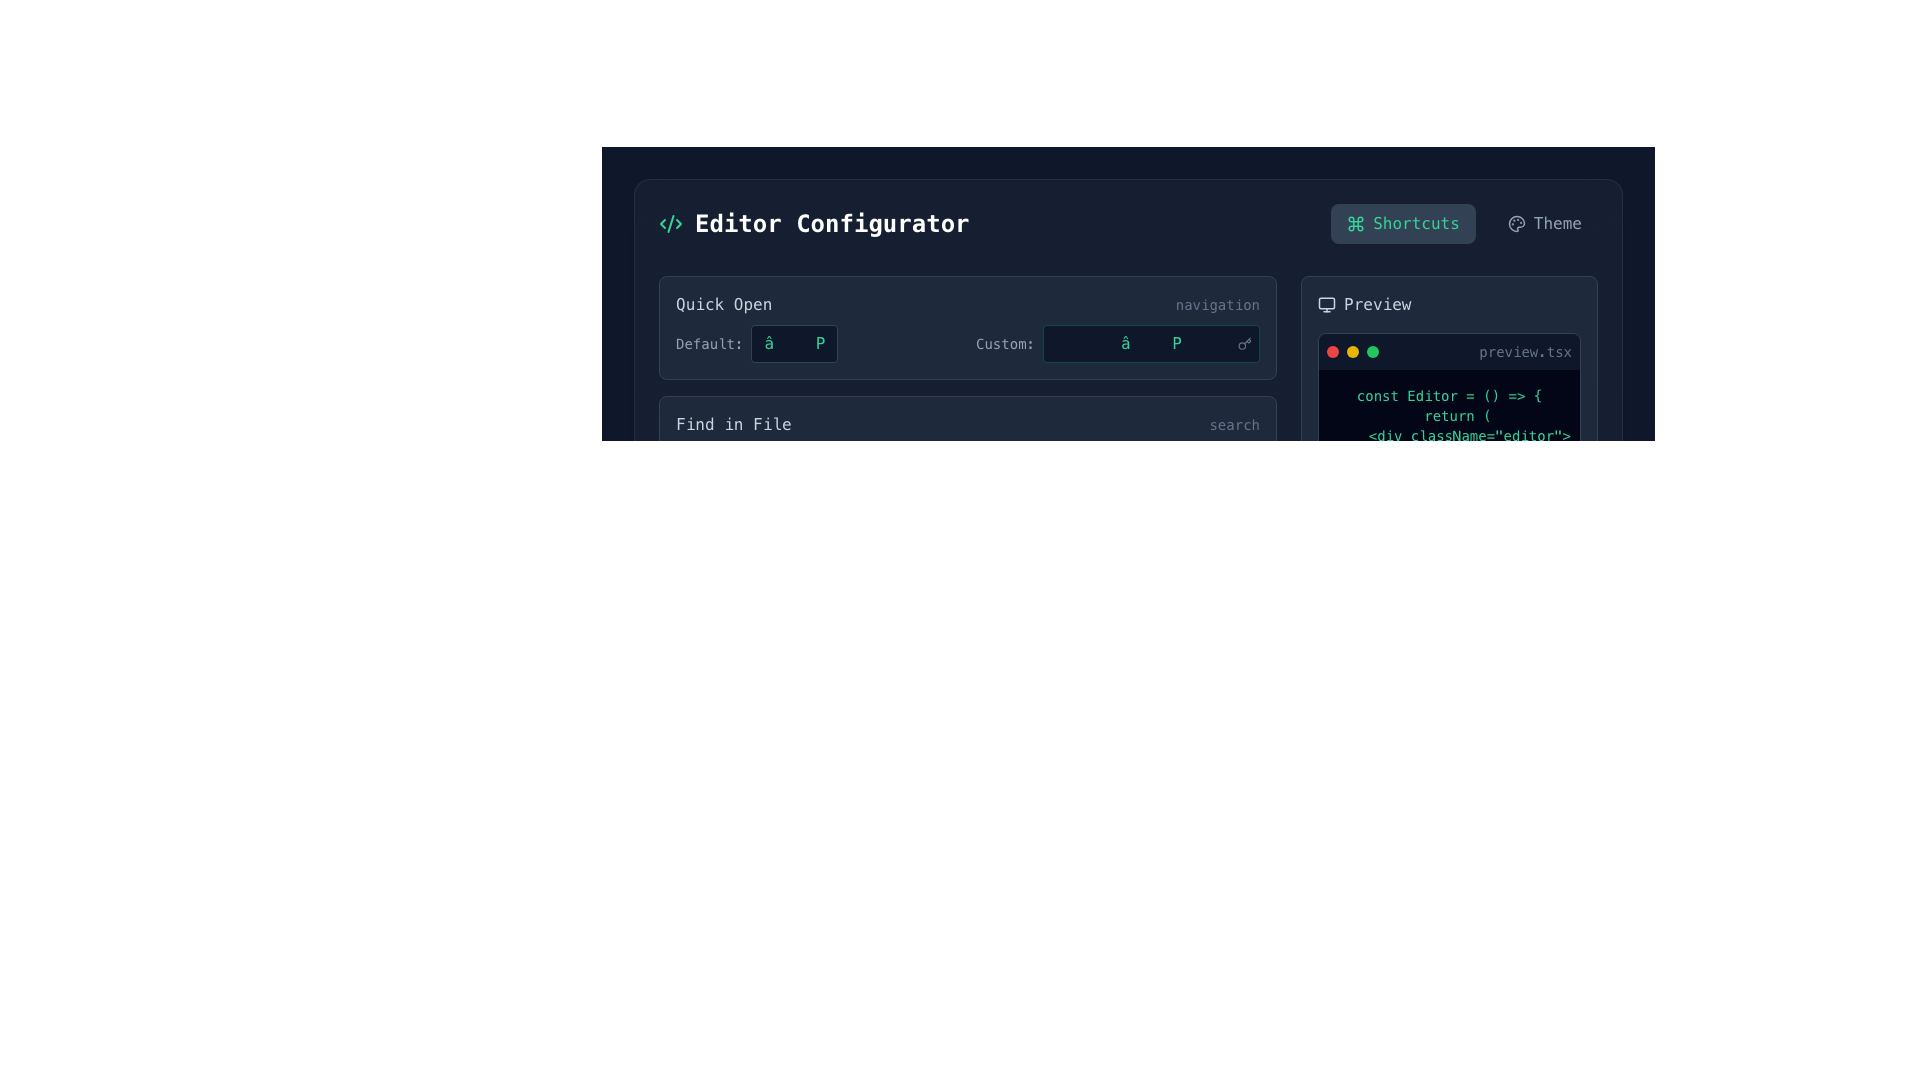 Image resolution: width=1920 pixels, height=1080 pixels. What do you see at coordinates (968, 342) in the screenshot?
I see `the styled block in the 'Quick Open' section of the 'Editor Configurator' interface` at bounding box center [968, 342].